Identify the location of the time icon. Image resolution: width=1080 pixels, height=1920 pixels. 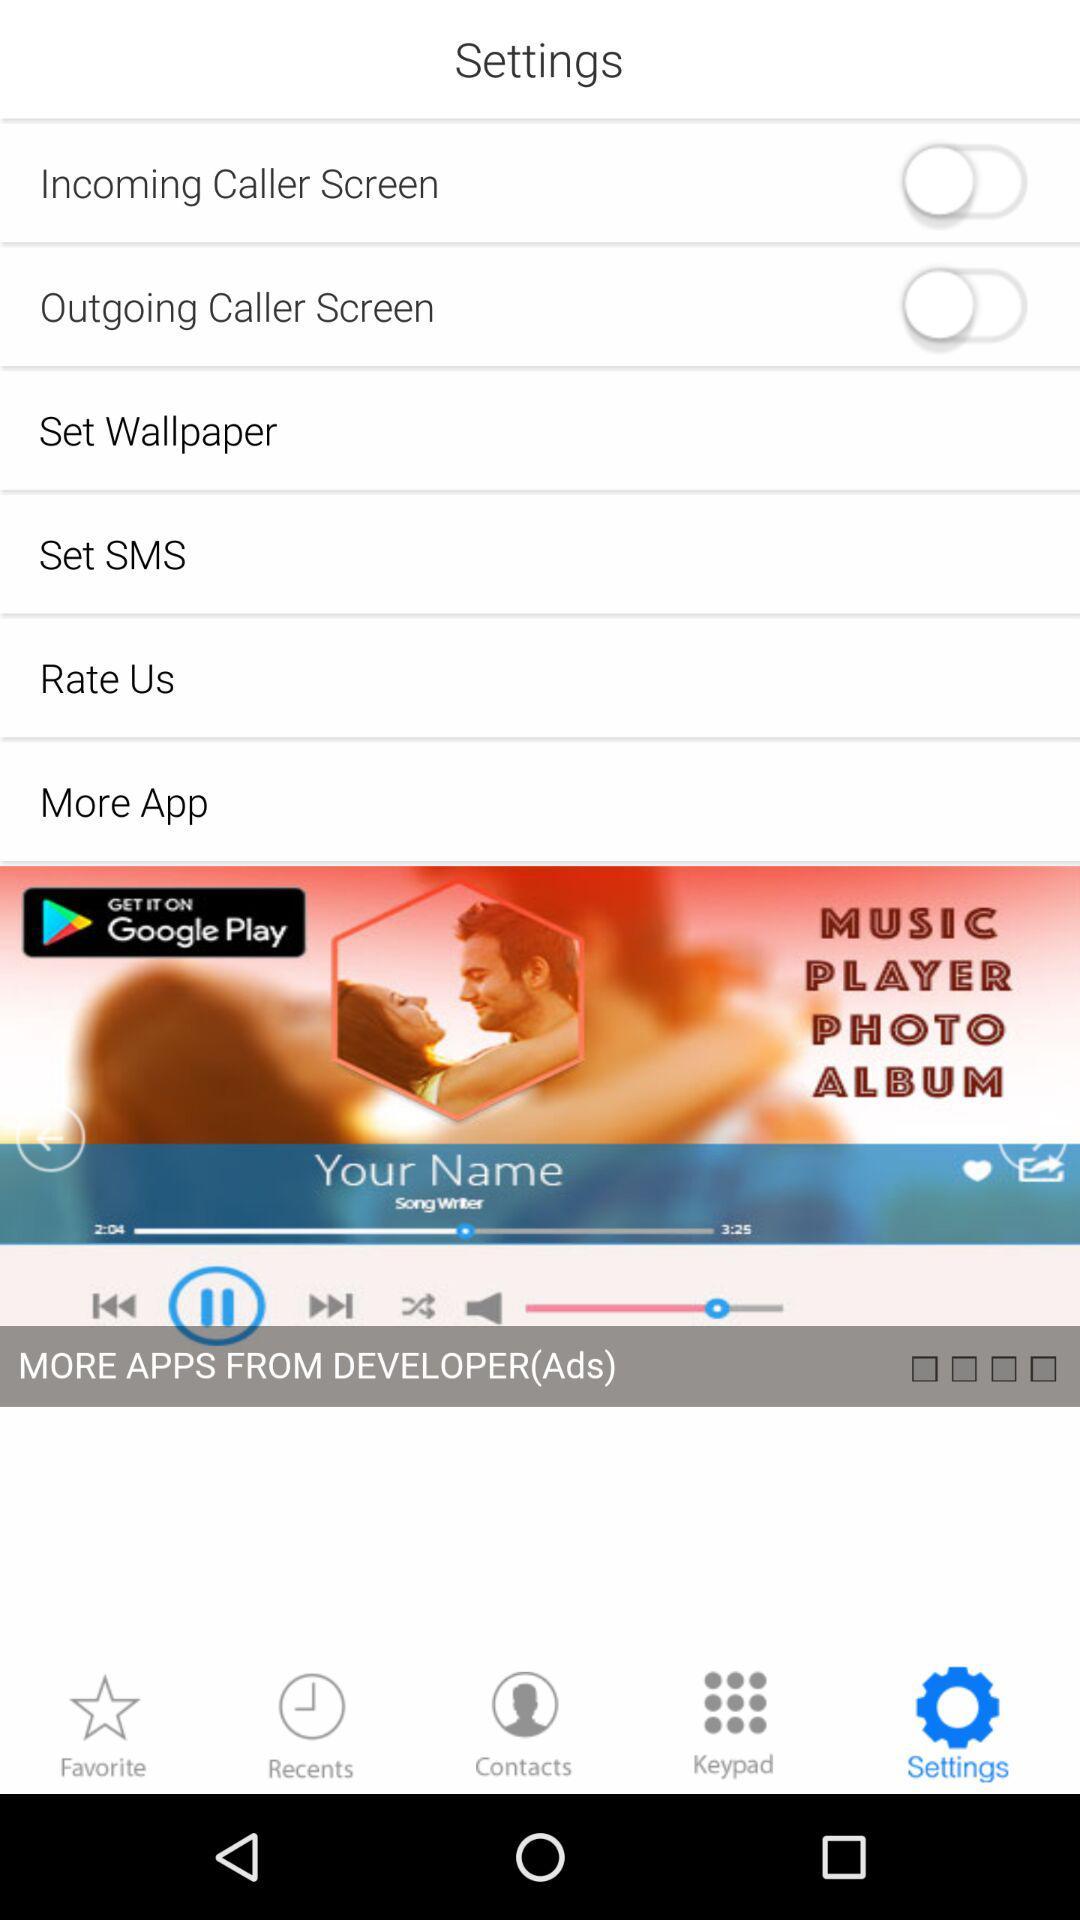
(311, 1844).